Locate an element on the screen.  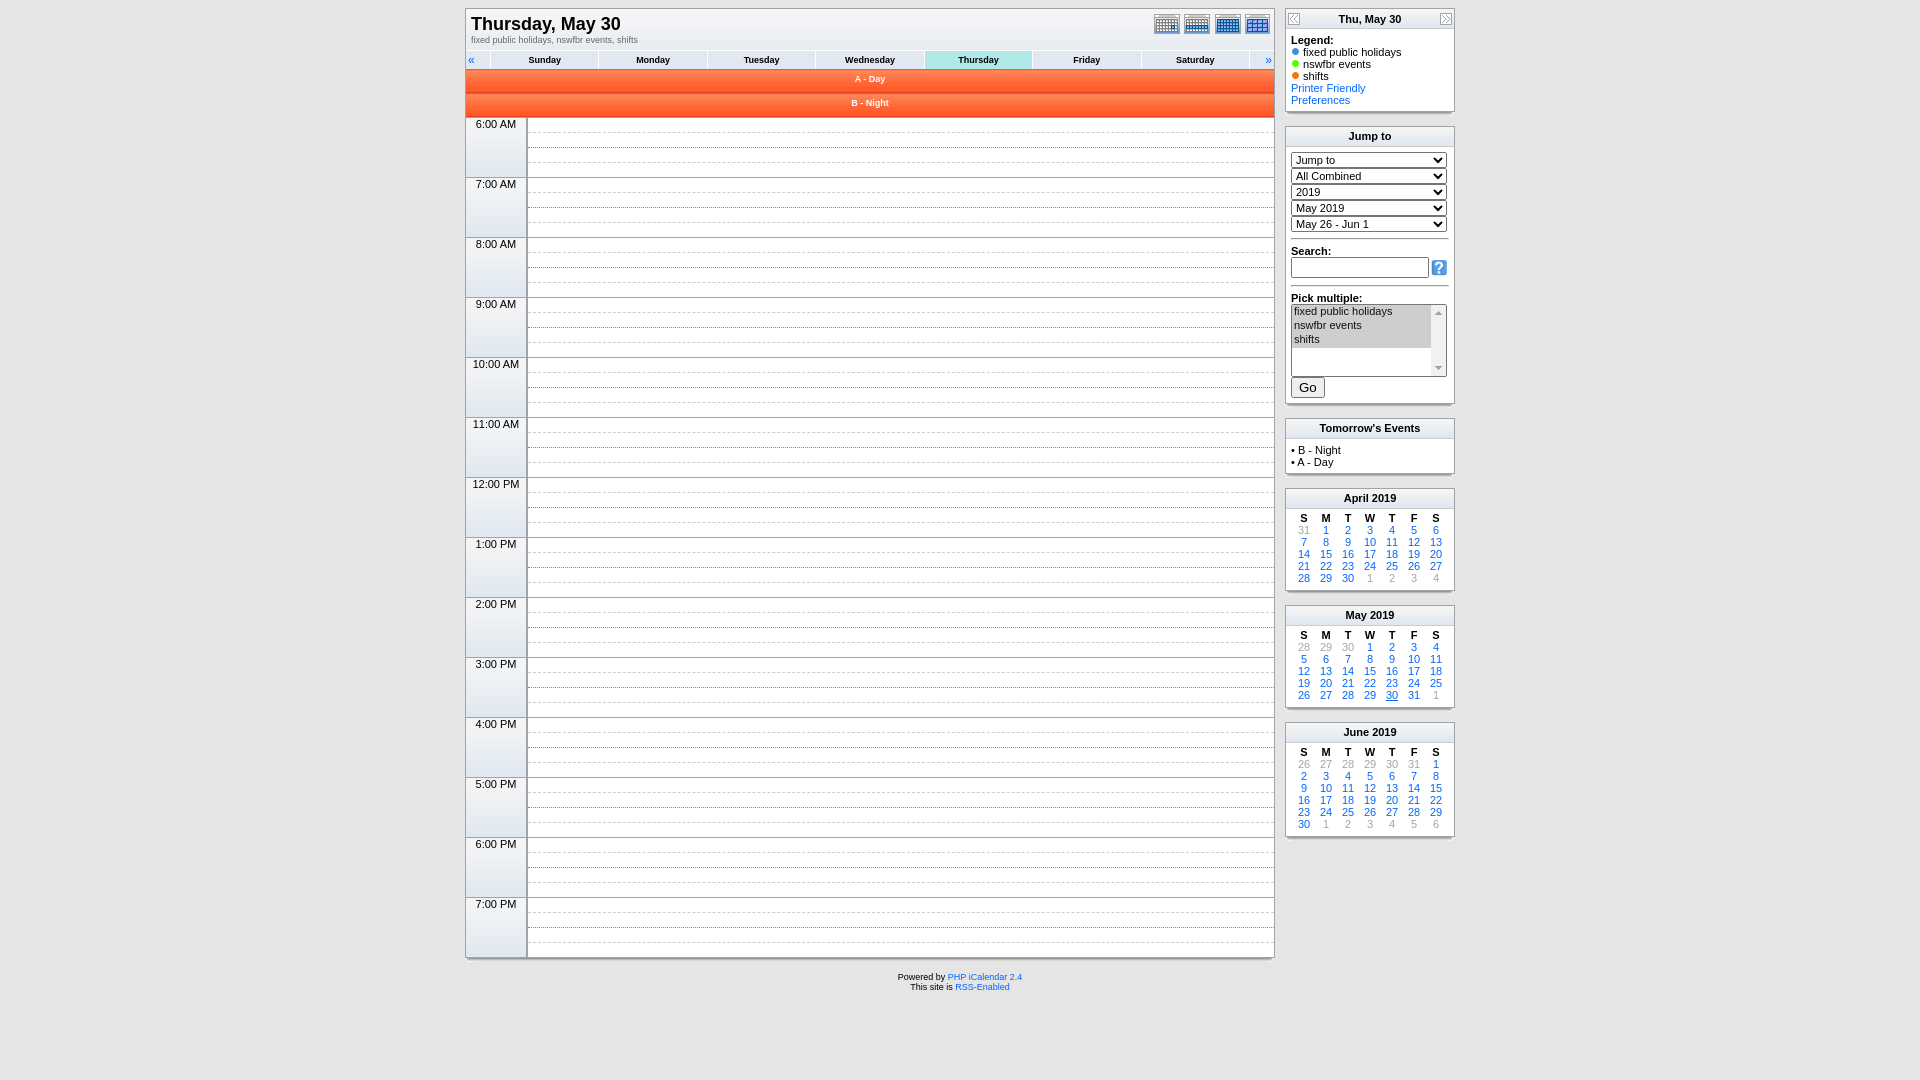
'3' is located at coordinates (1325, 774).